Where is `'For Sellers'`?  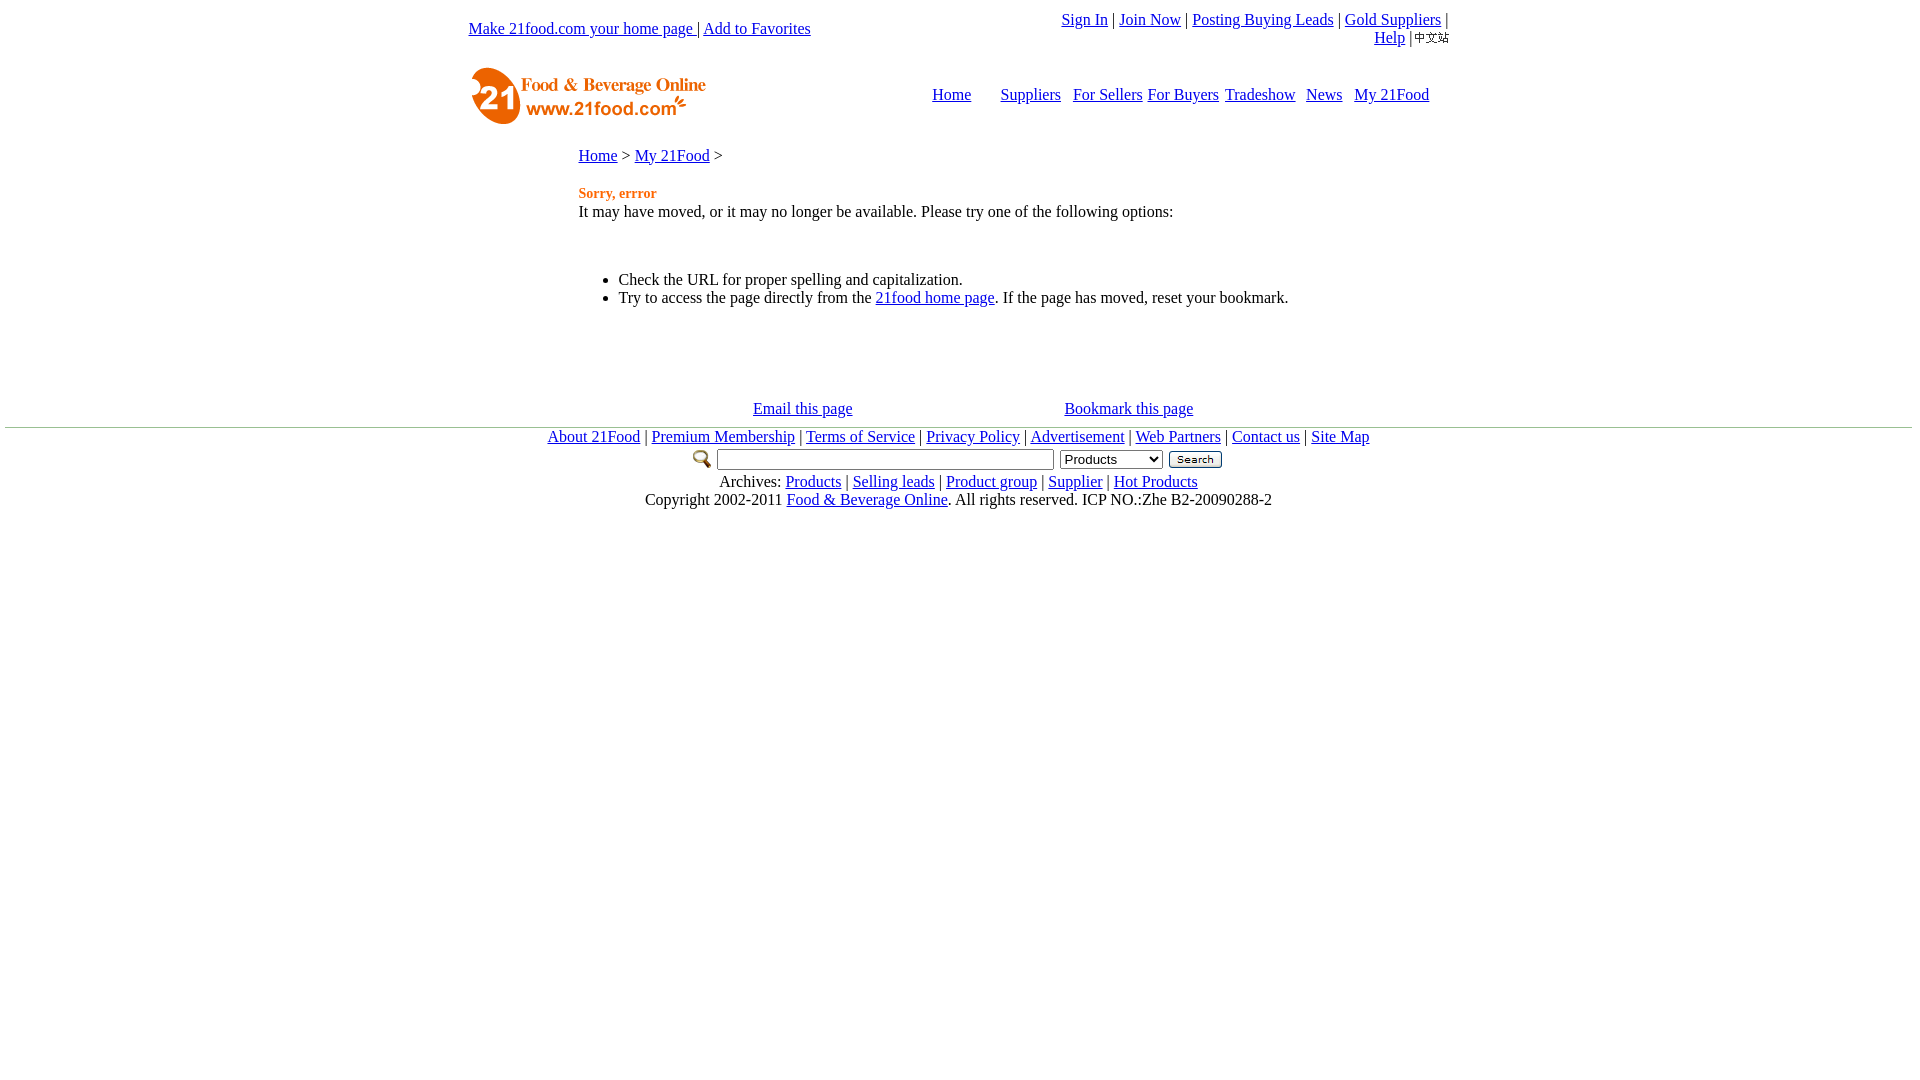
'For Sellers' is located at coordinates (1107, 94).